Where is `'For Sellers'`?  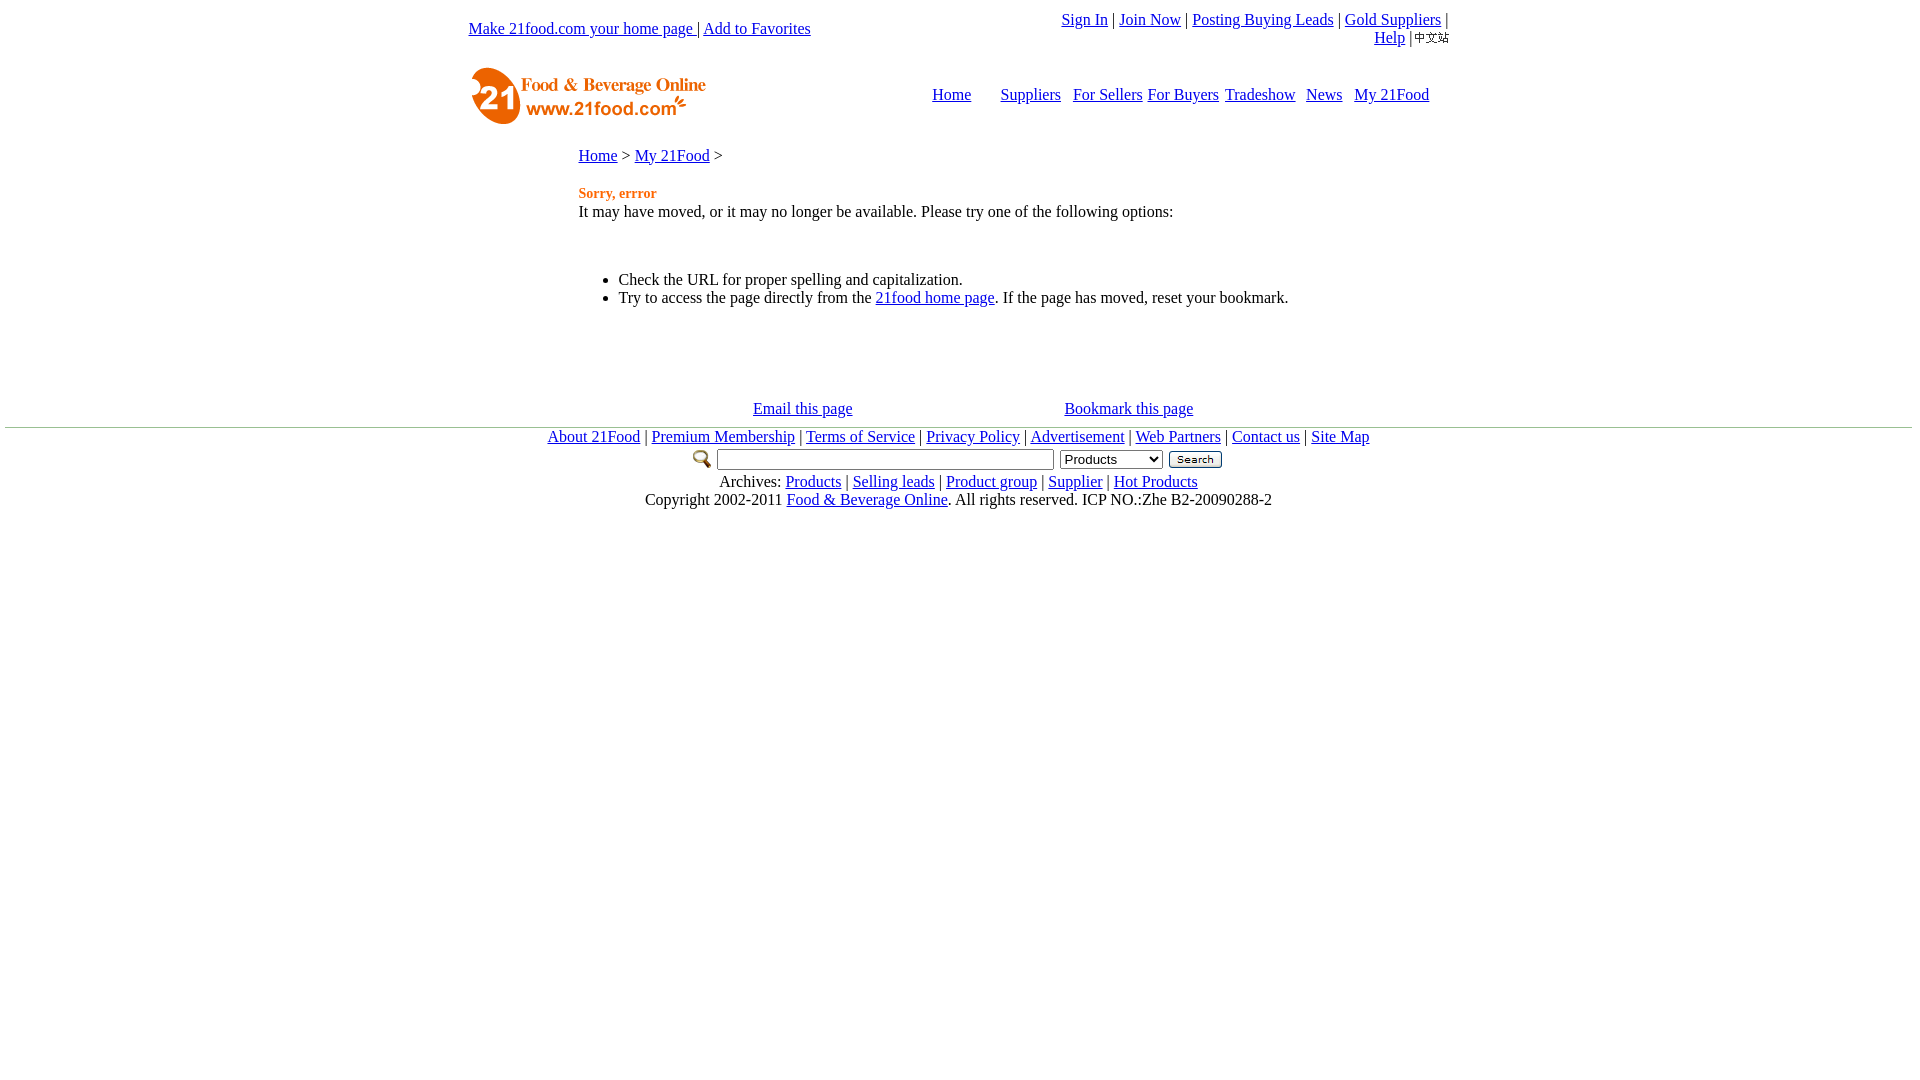
'For Sellers' is located at coordinates (1107, 94).